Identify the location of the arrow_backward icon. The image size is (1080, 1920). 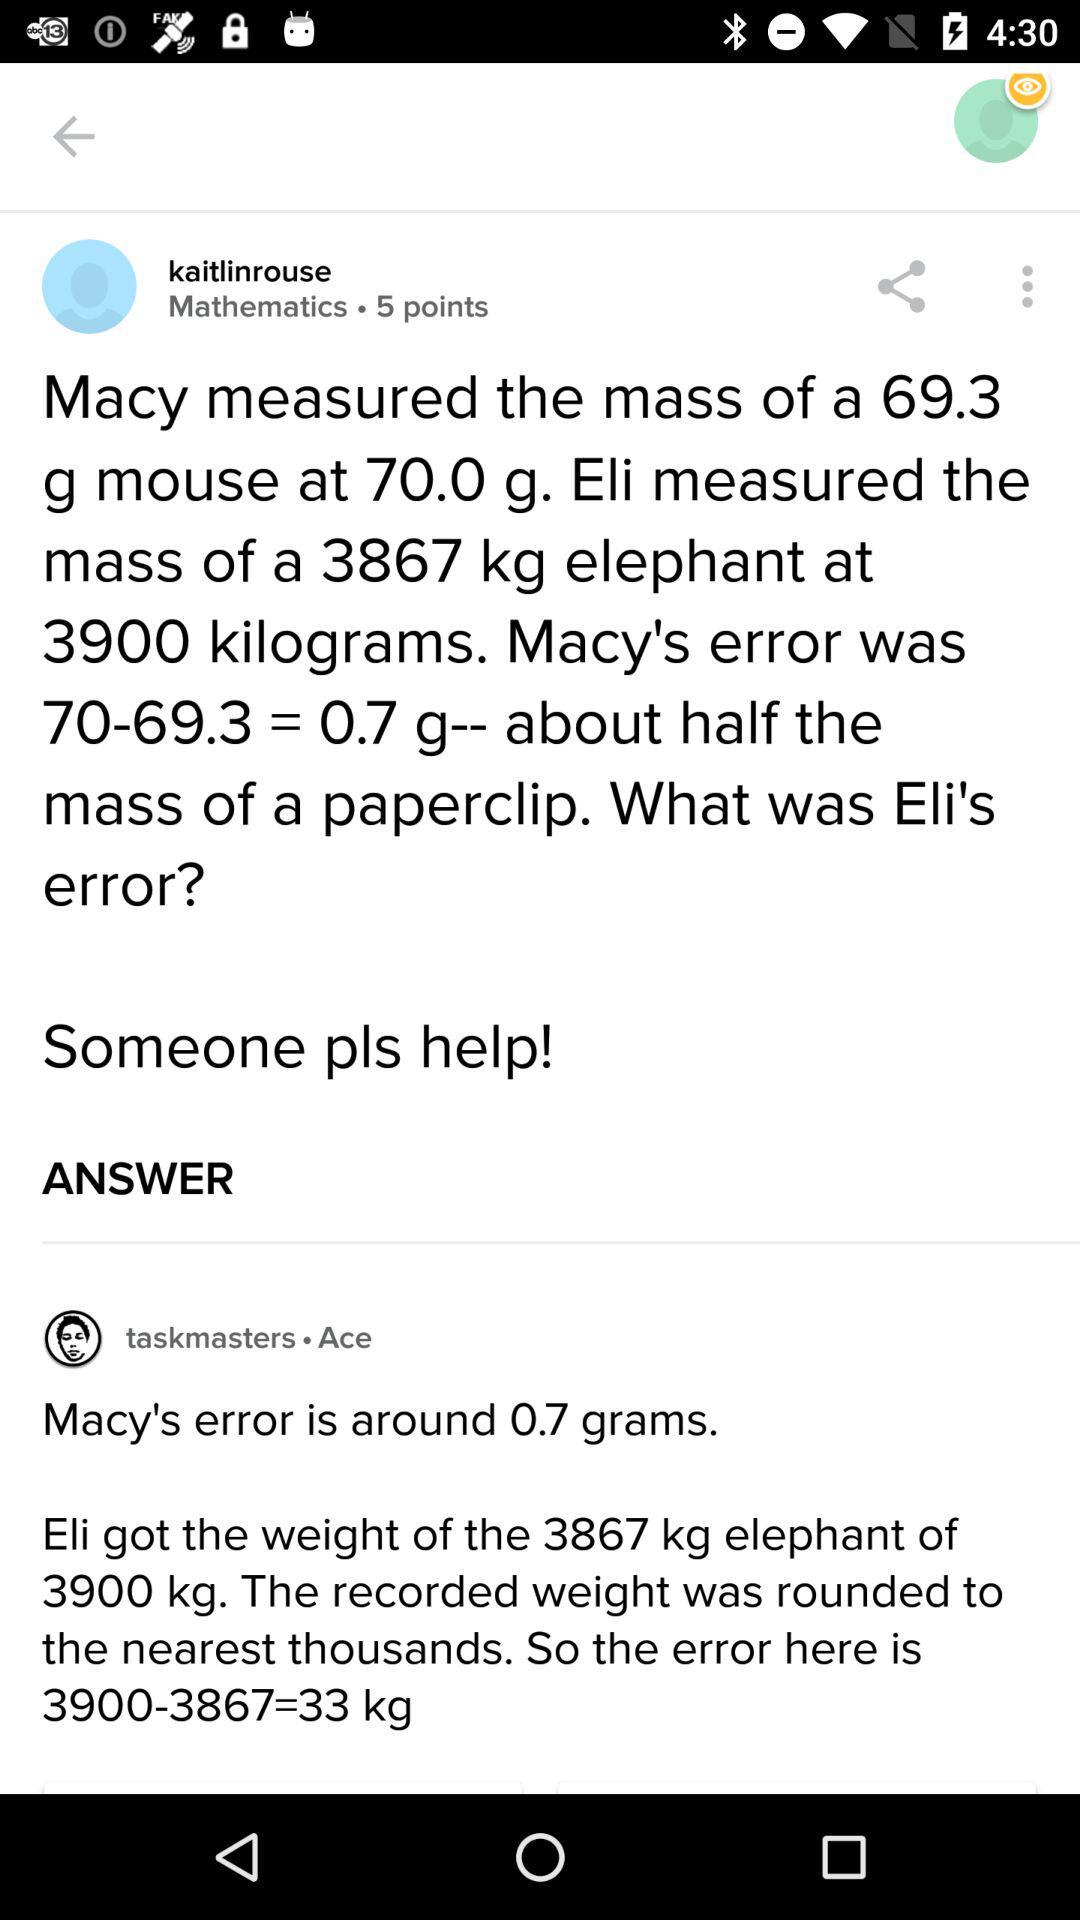
(72, 135).